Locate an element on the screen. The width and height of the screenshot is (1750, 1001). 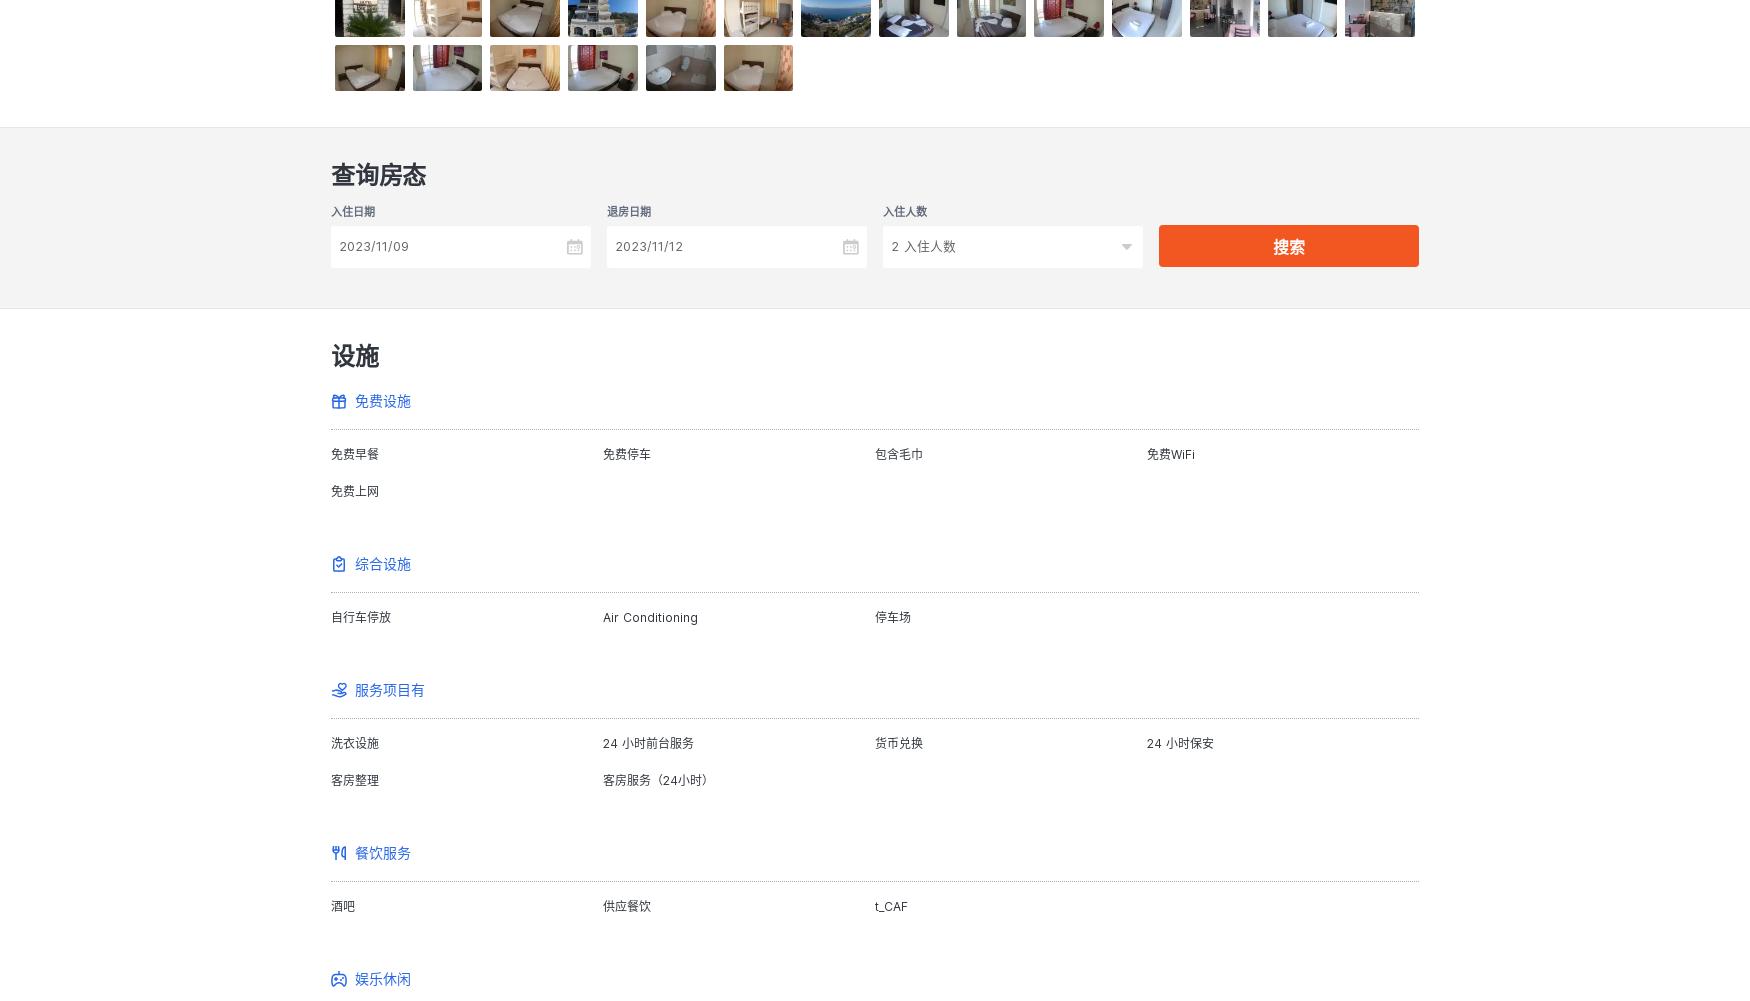
'Air Conditioning' is located at coordinates (649, 617).